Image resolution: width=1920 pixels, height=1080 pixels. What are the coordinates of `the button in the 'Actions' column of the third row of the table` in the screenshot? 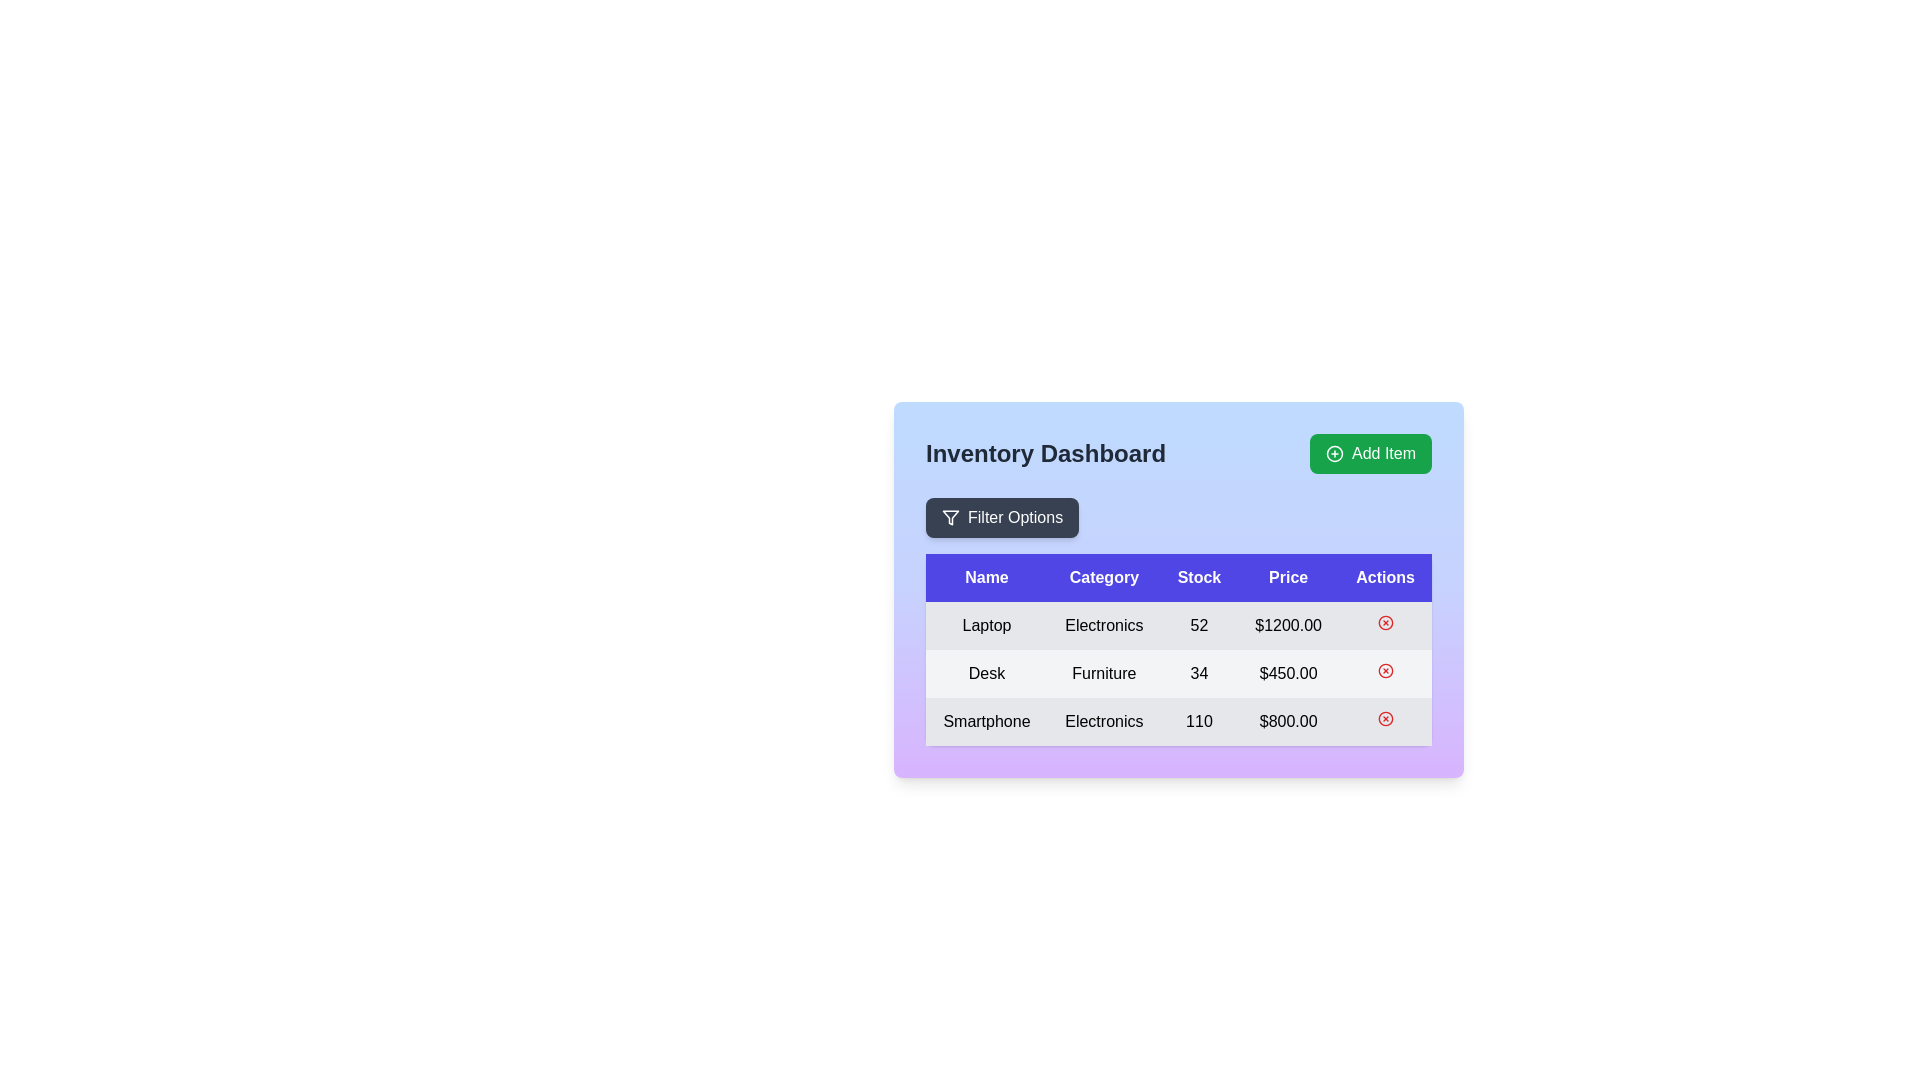 It's located at (1384, 717).